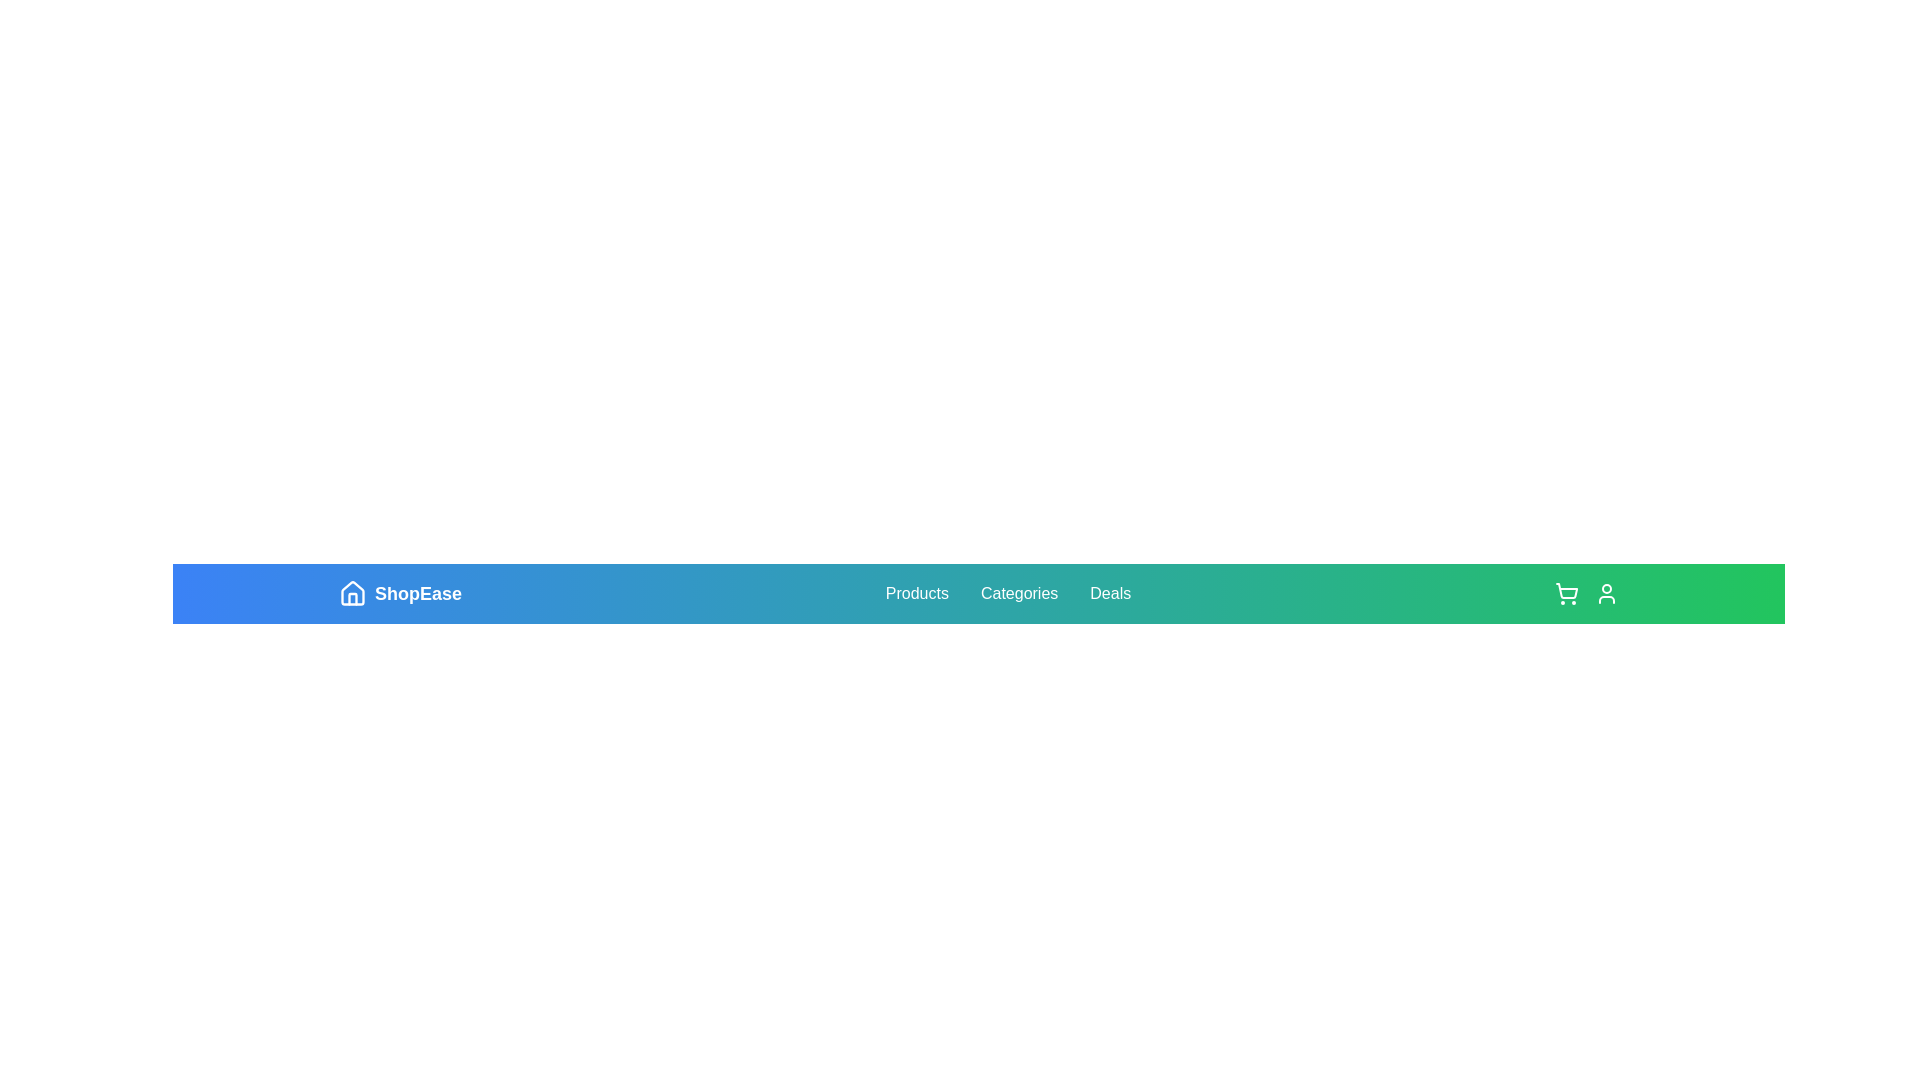 This screenshot has height=1080, width=1920. I want to click on the interactive text link labeled 'Products', so click(916, 593).